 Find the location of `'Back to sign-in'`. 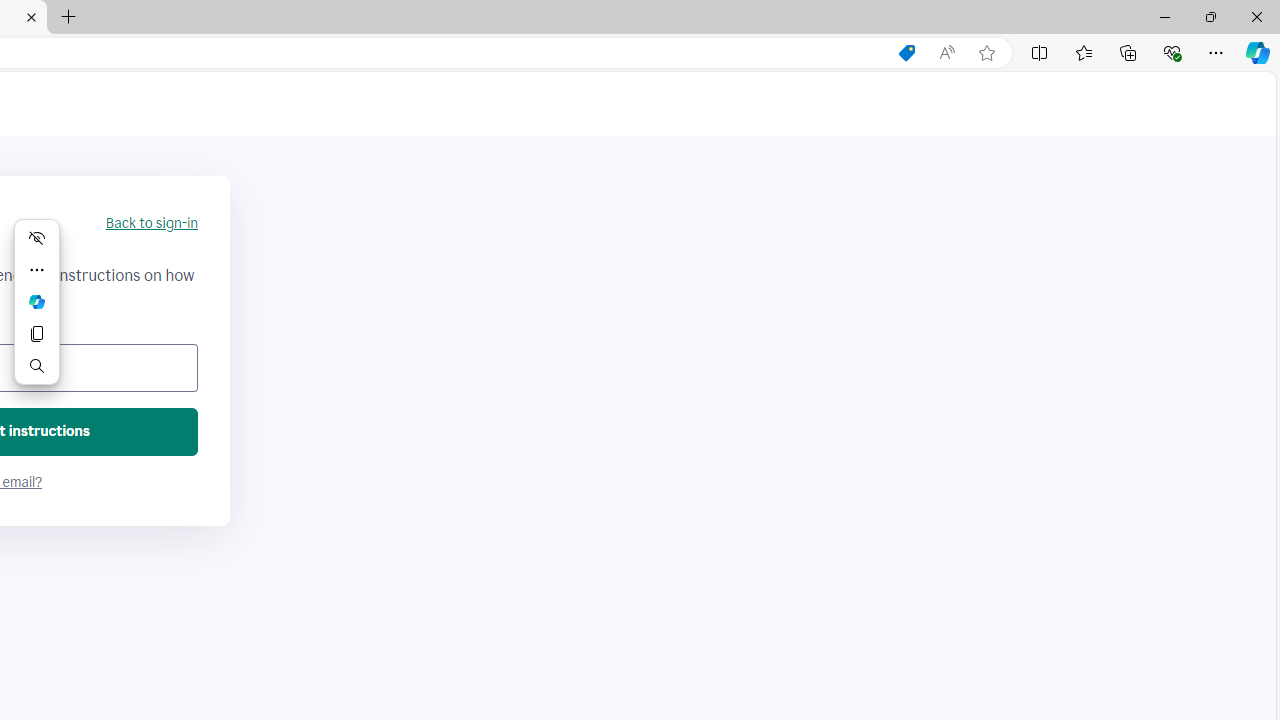

'Back to sign-in' is located at coordinates (150, 223).